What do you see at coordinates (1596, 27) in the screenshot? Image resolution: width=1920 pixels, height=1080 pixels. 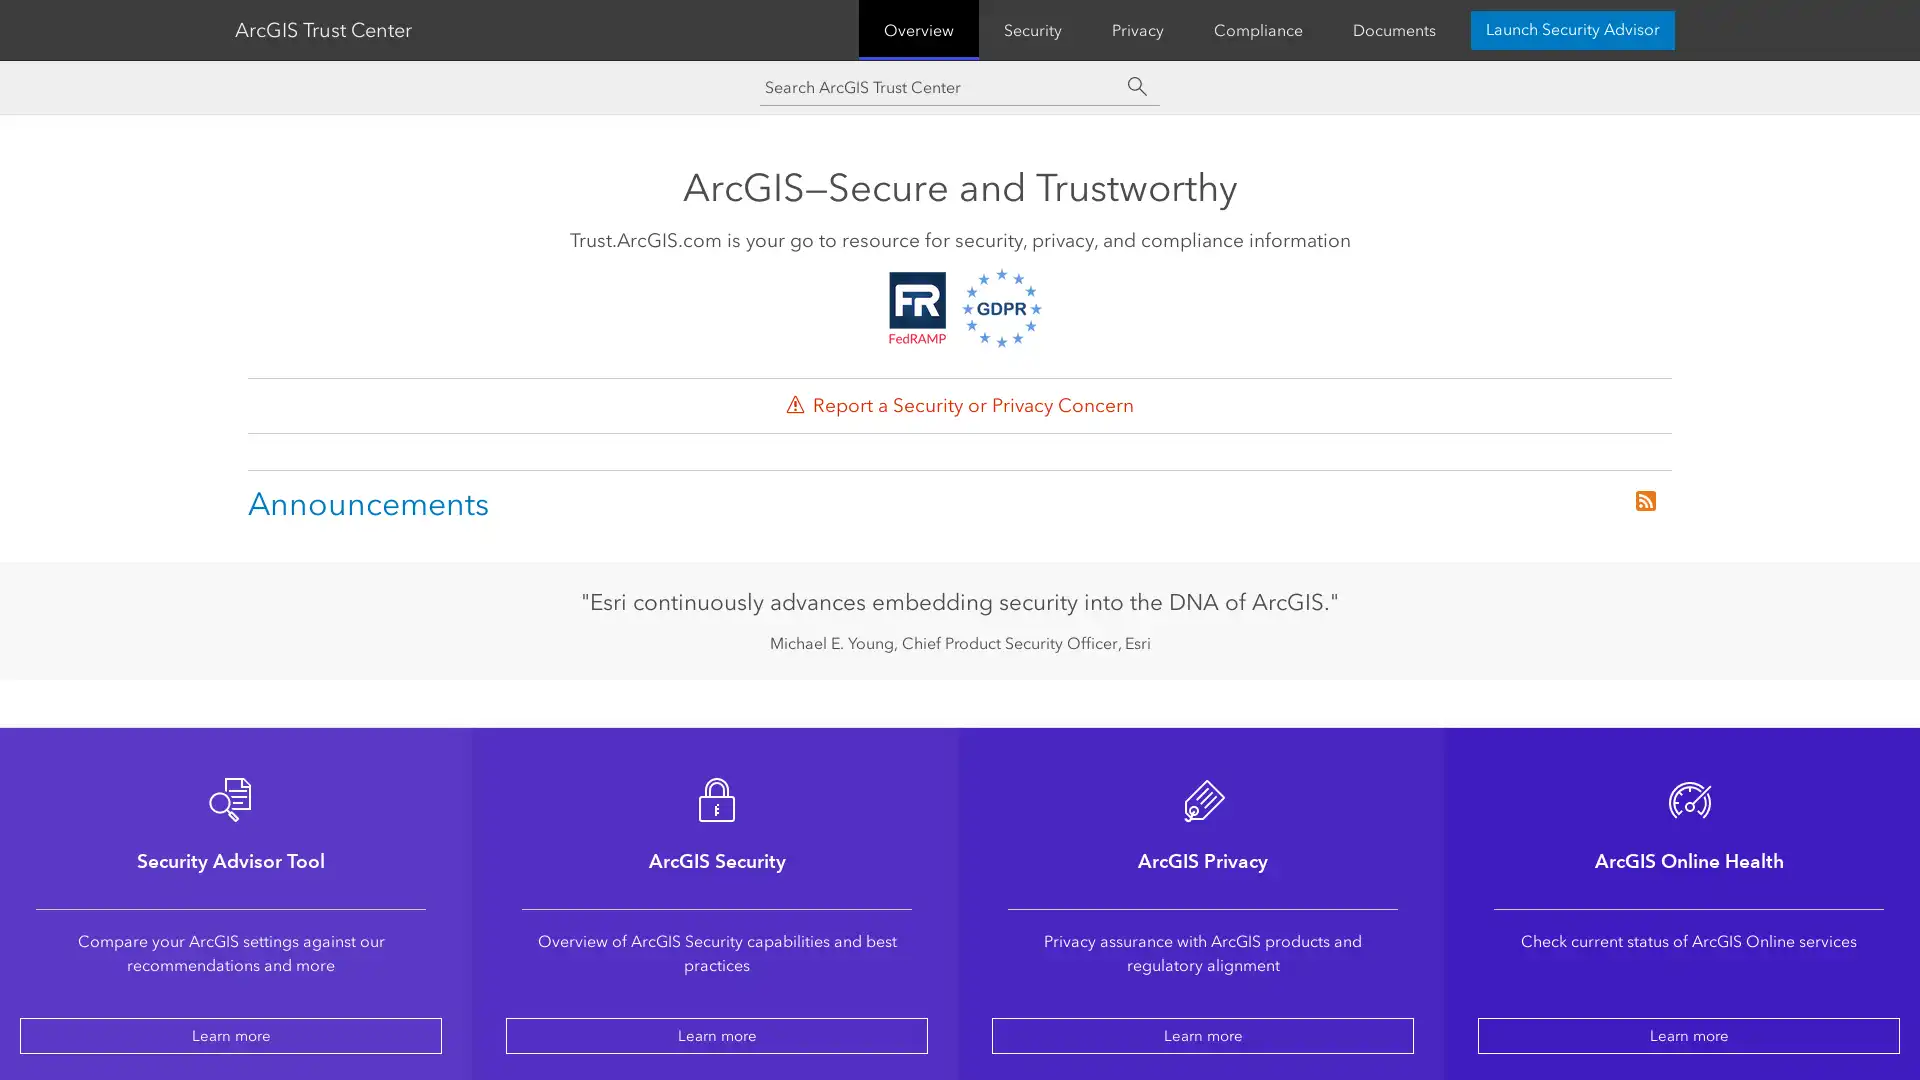 I see `Switch Language` at bounding box center [1596, 27].